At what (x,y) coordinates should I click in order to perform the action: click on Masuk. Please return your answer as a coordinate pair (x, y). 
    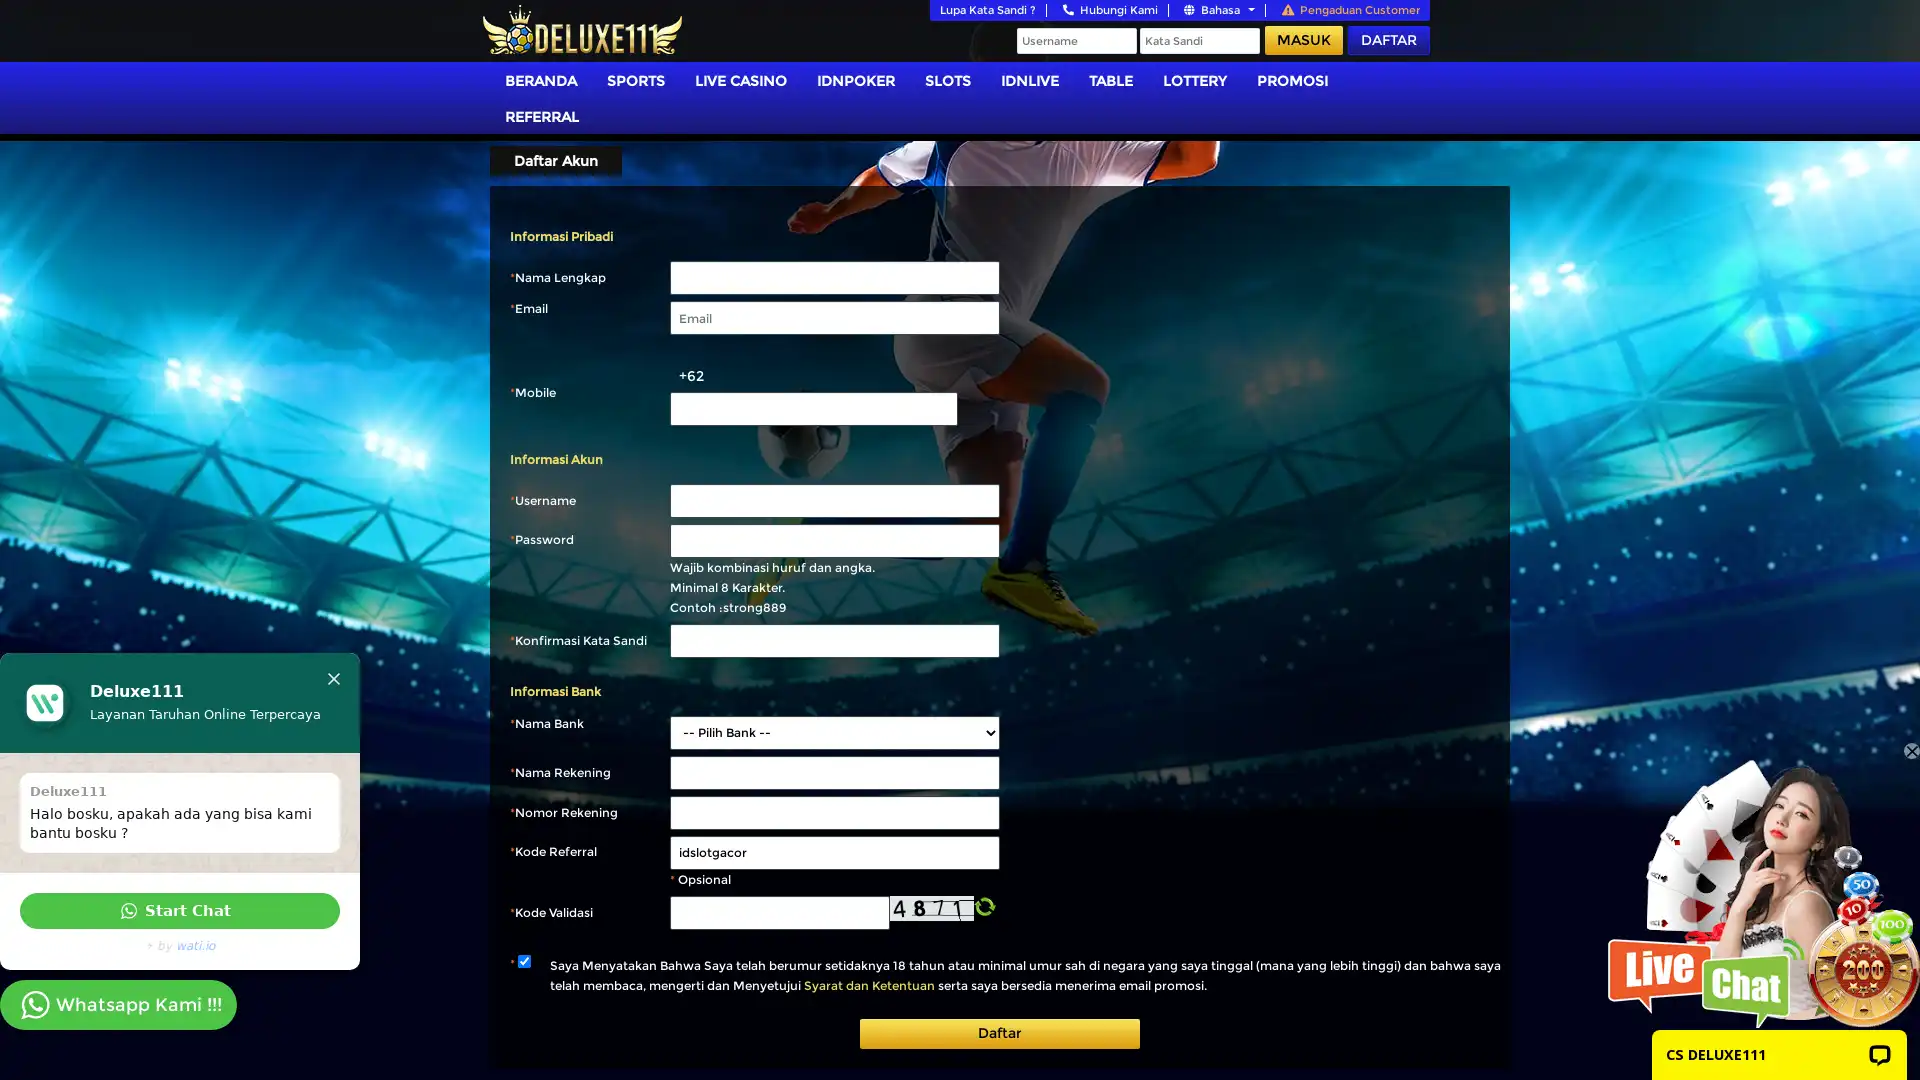
    Looking at the image, I should click on (1304, 40).